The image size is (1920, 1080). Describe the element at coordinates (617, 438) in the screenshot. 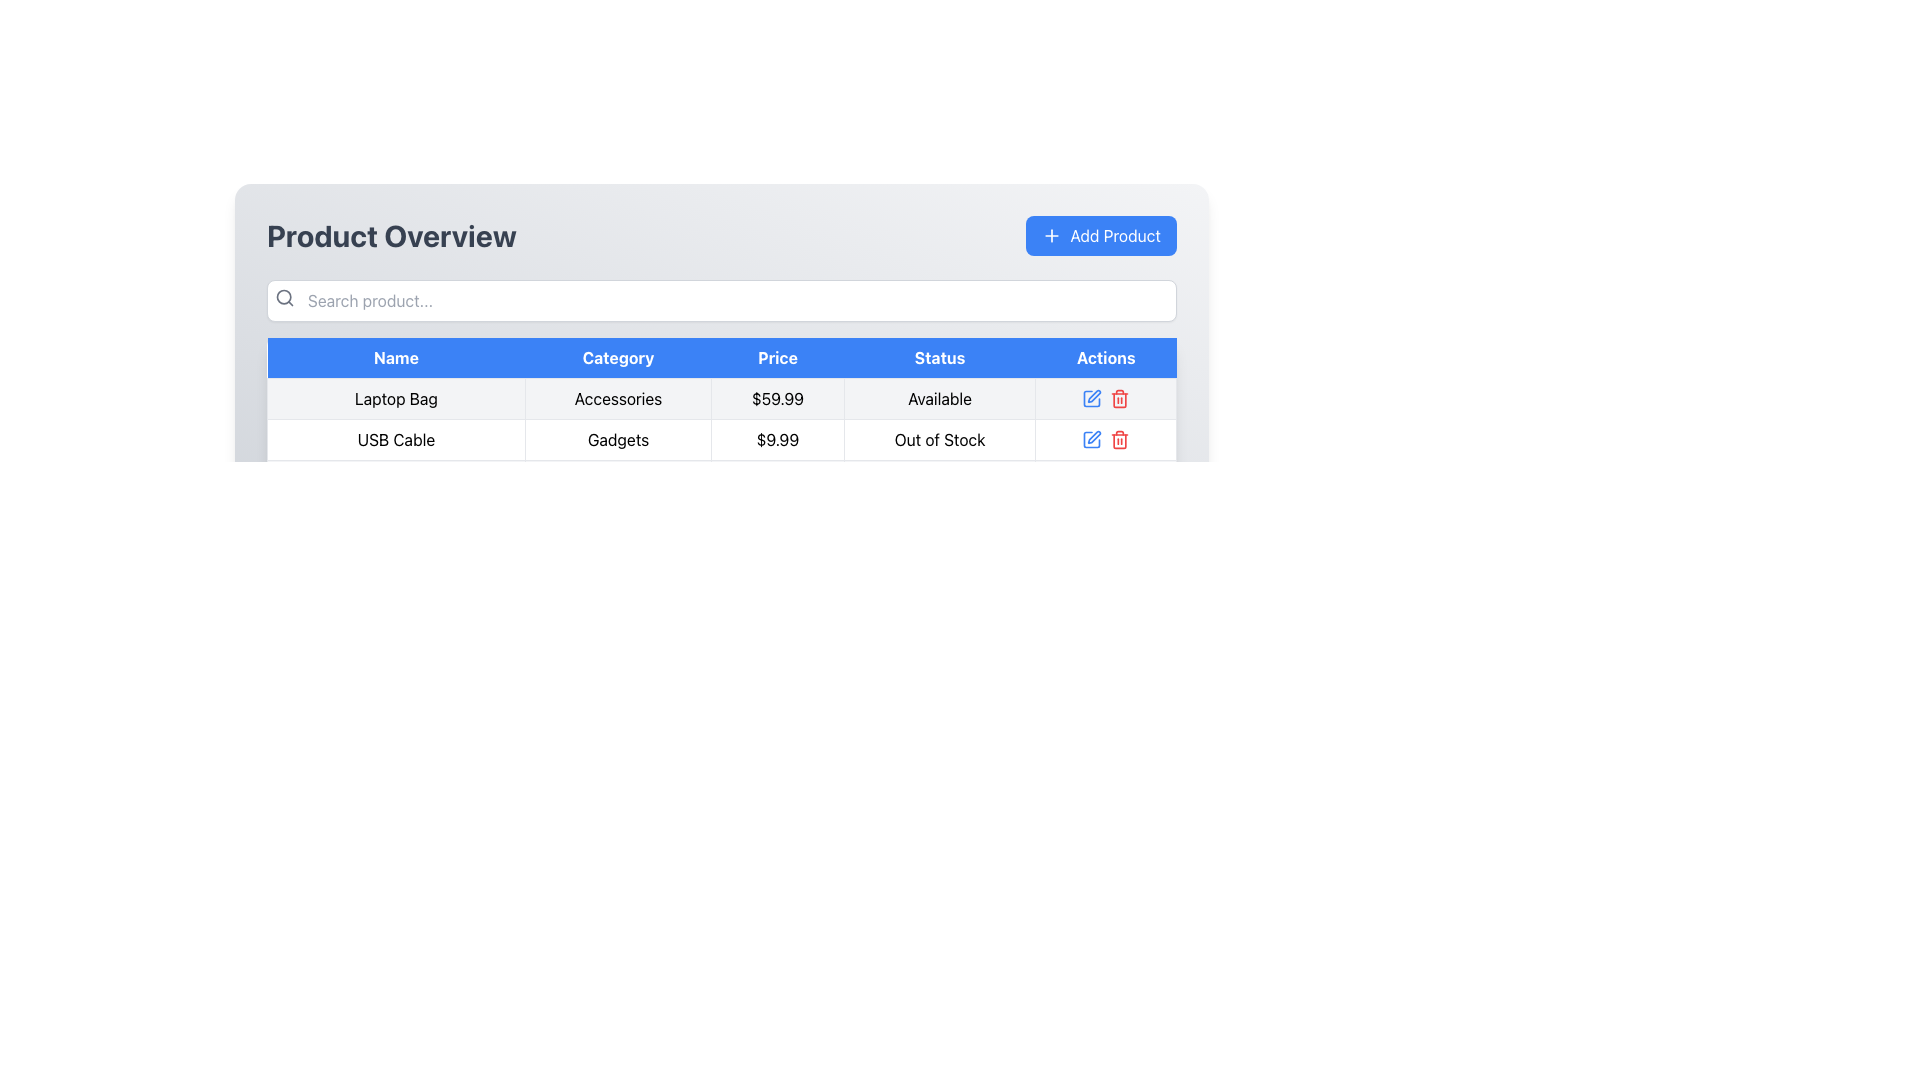

I see `the Text label in the 'Category' column of the table that describes the product 'USB Cable'` at that location.